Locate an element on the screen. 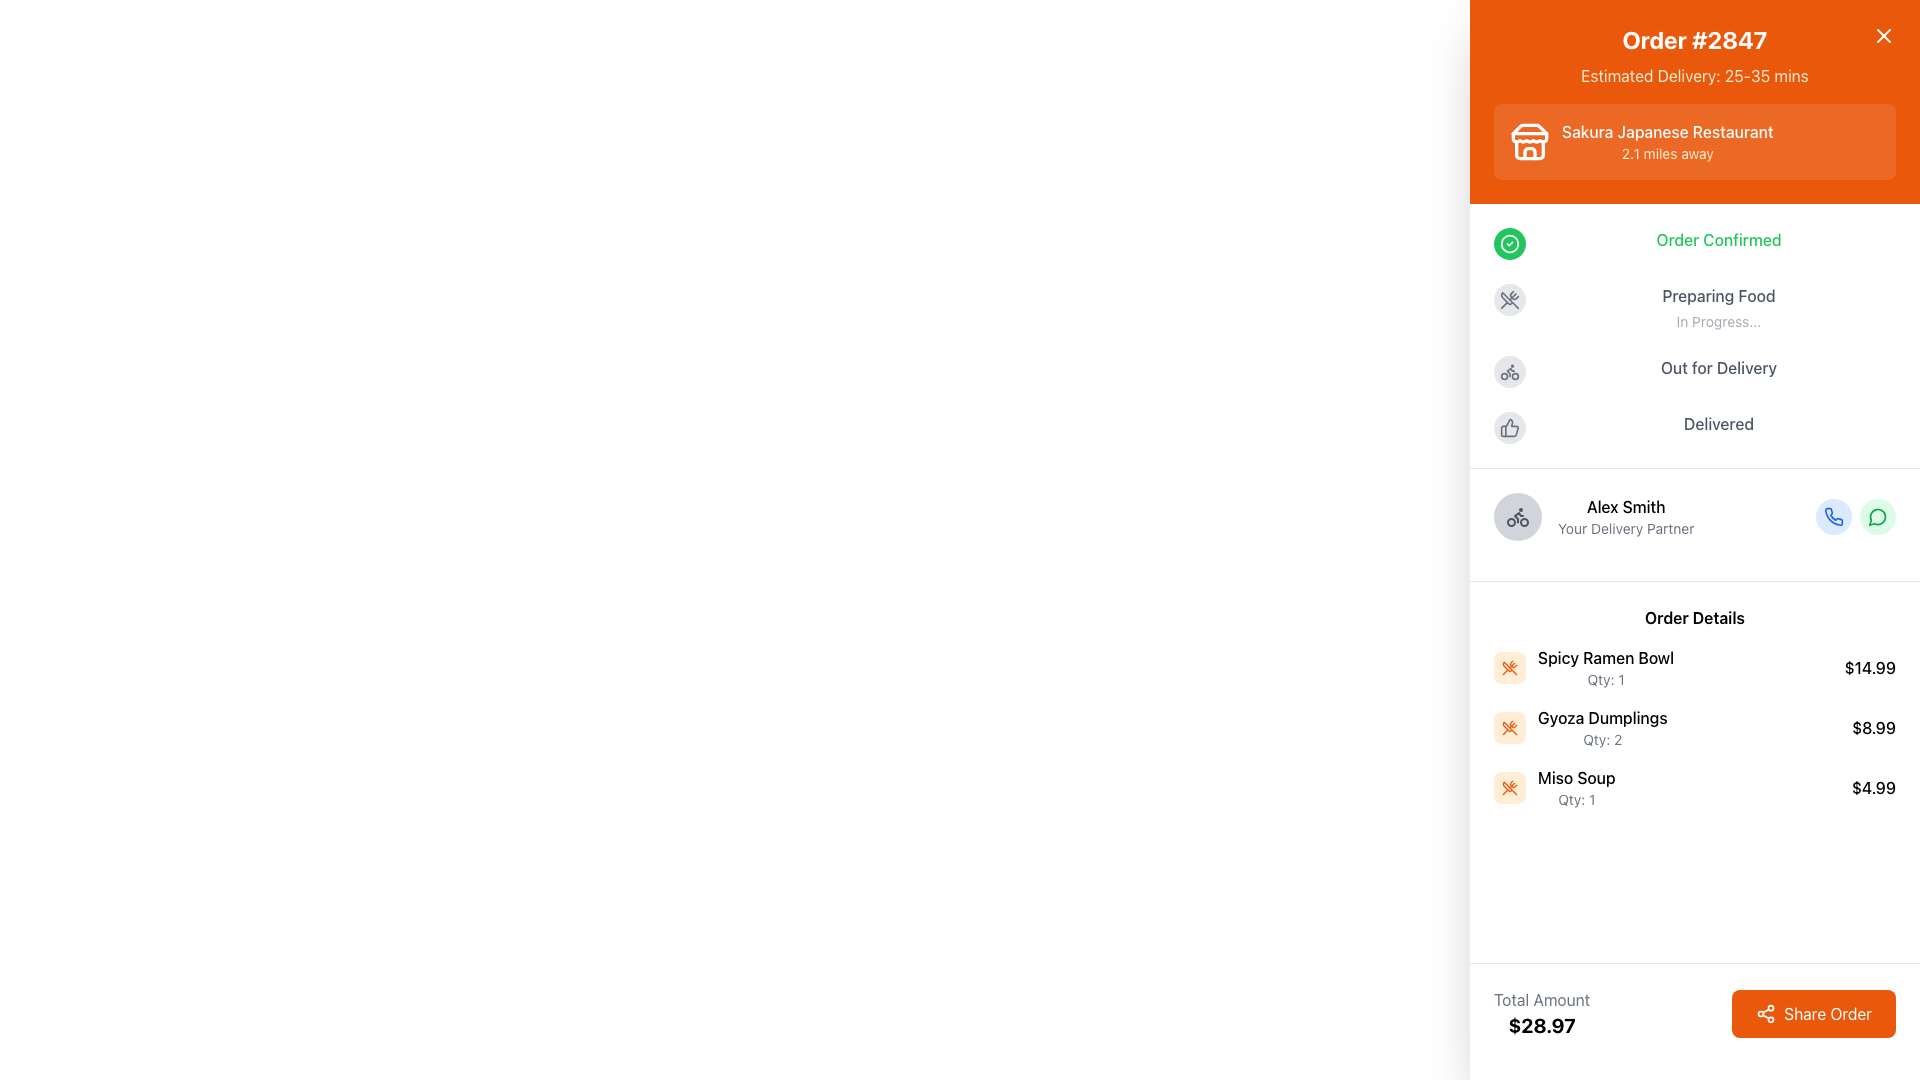 This screenshot has width=1920, height=1080. the static text element that serves as a label or subtitle for 'Alex Smith', located below his name and to the right of the avatar image is located at coordinates (1626, 527).